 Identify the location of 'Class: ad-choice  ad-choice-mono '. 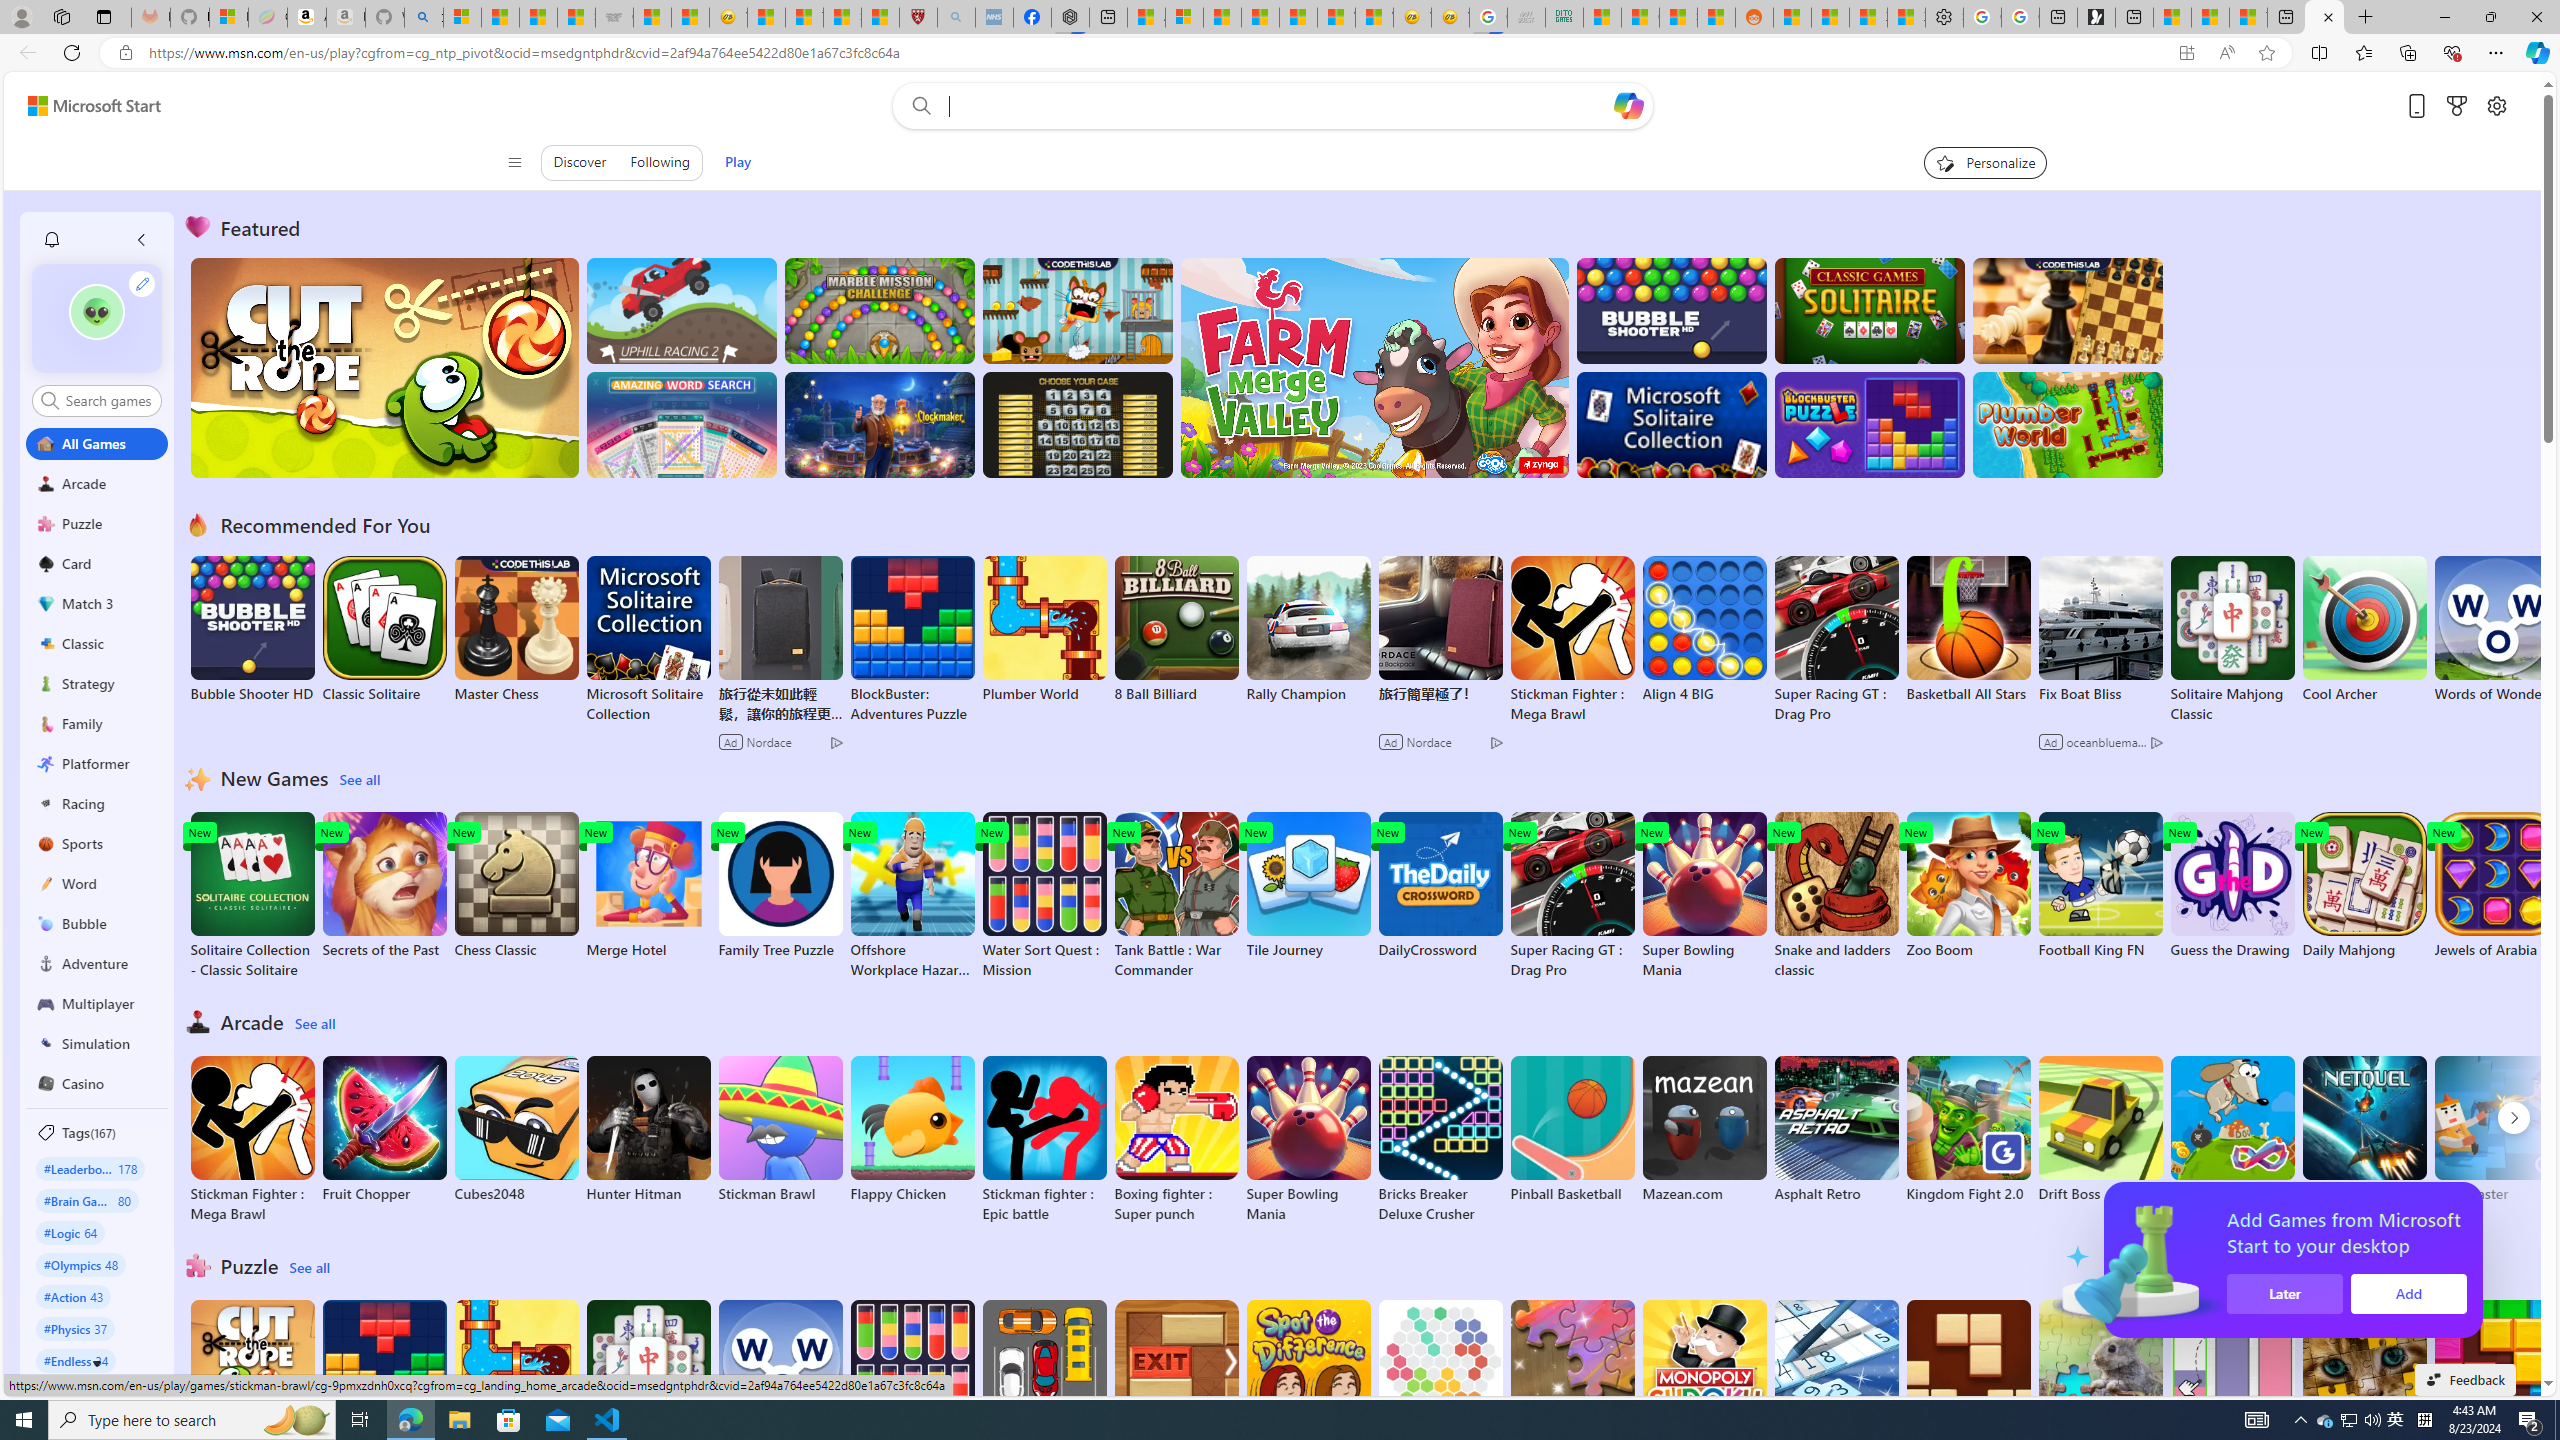
(2156, 742).